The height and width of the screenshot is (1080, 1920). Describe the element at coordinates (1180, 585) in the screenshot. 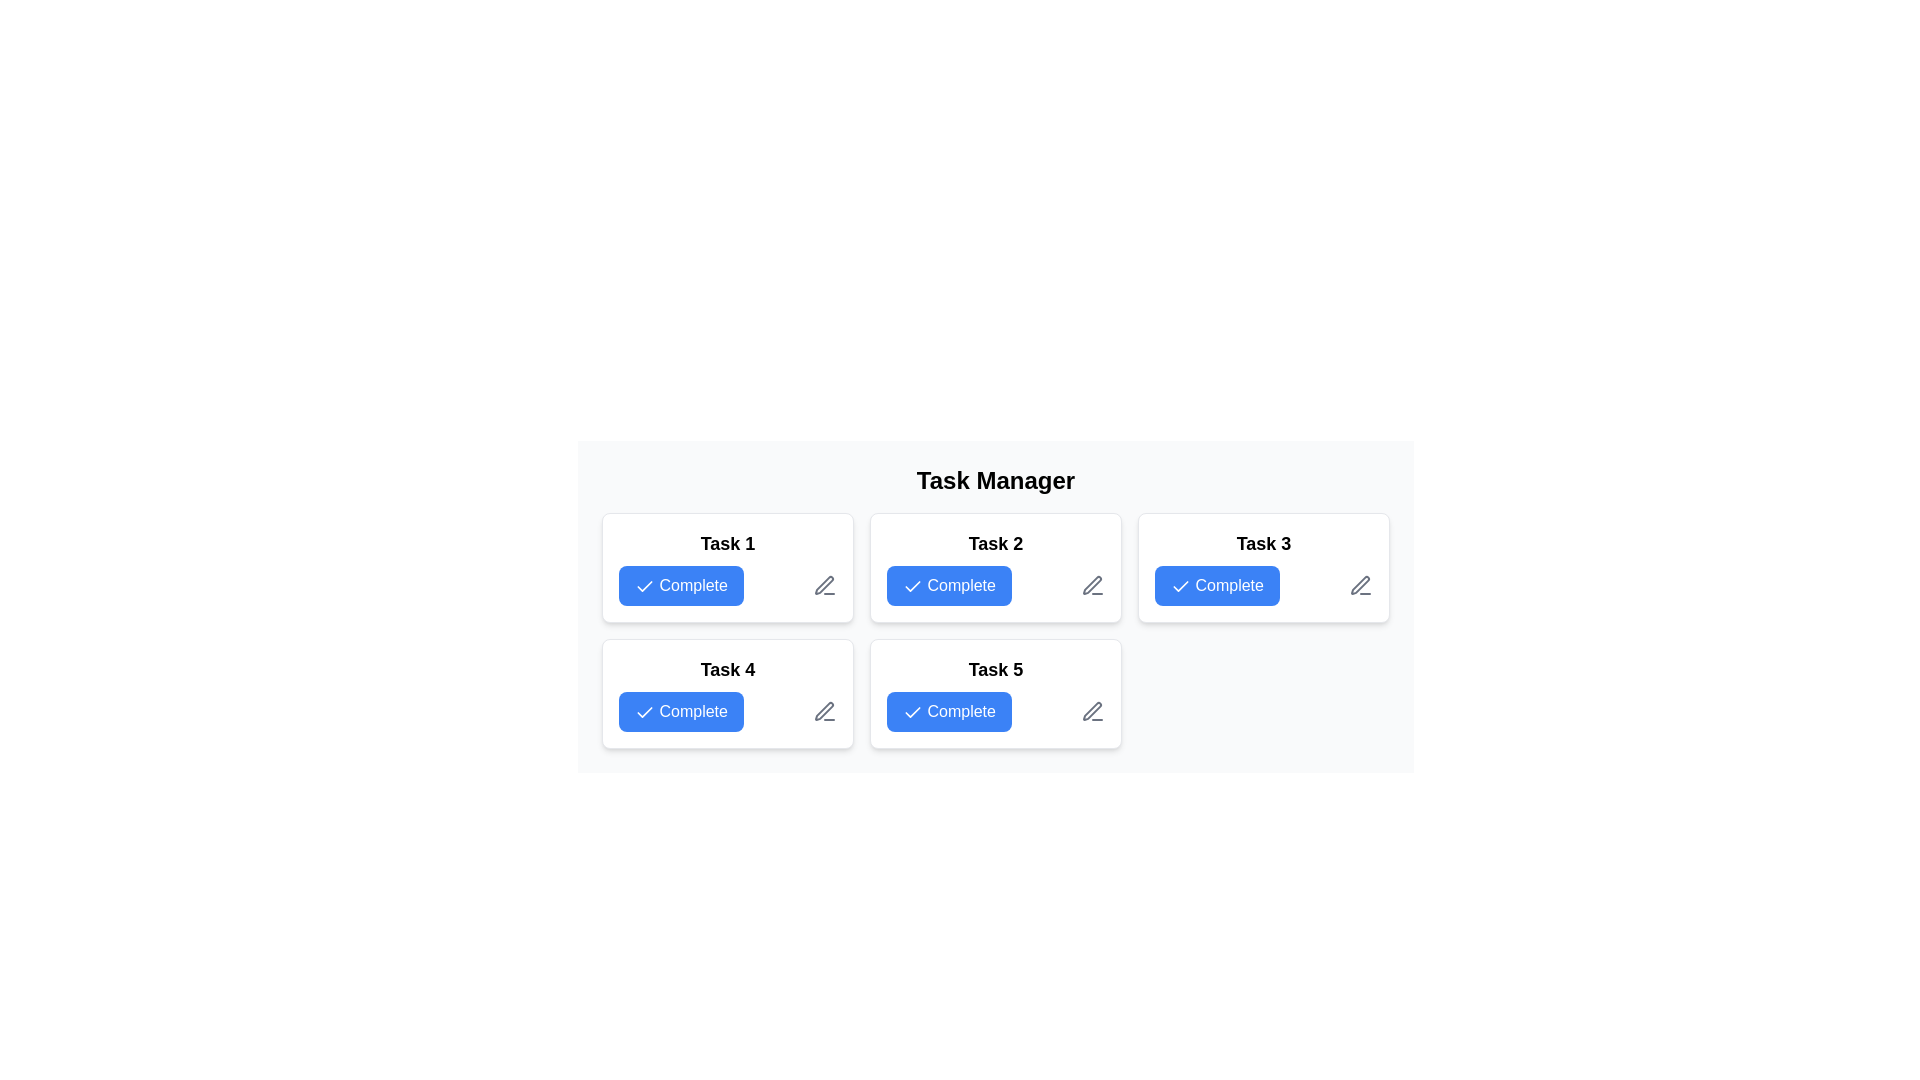

I see `the compact check icon, which is a white checkmark on a blue circular background, located within the 'Complete' button in the 'Task 3' card` at that location.